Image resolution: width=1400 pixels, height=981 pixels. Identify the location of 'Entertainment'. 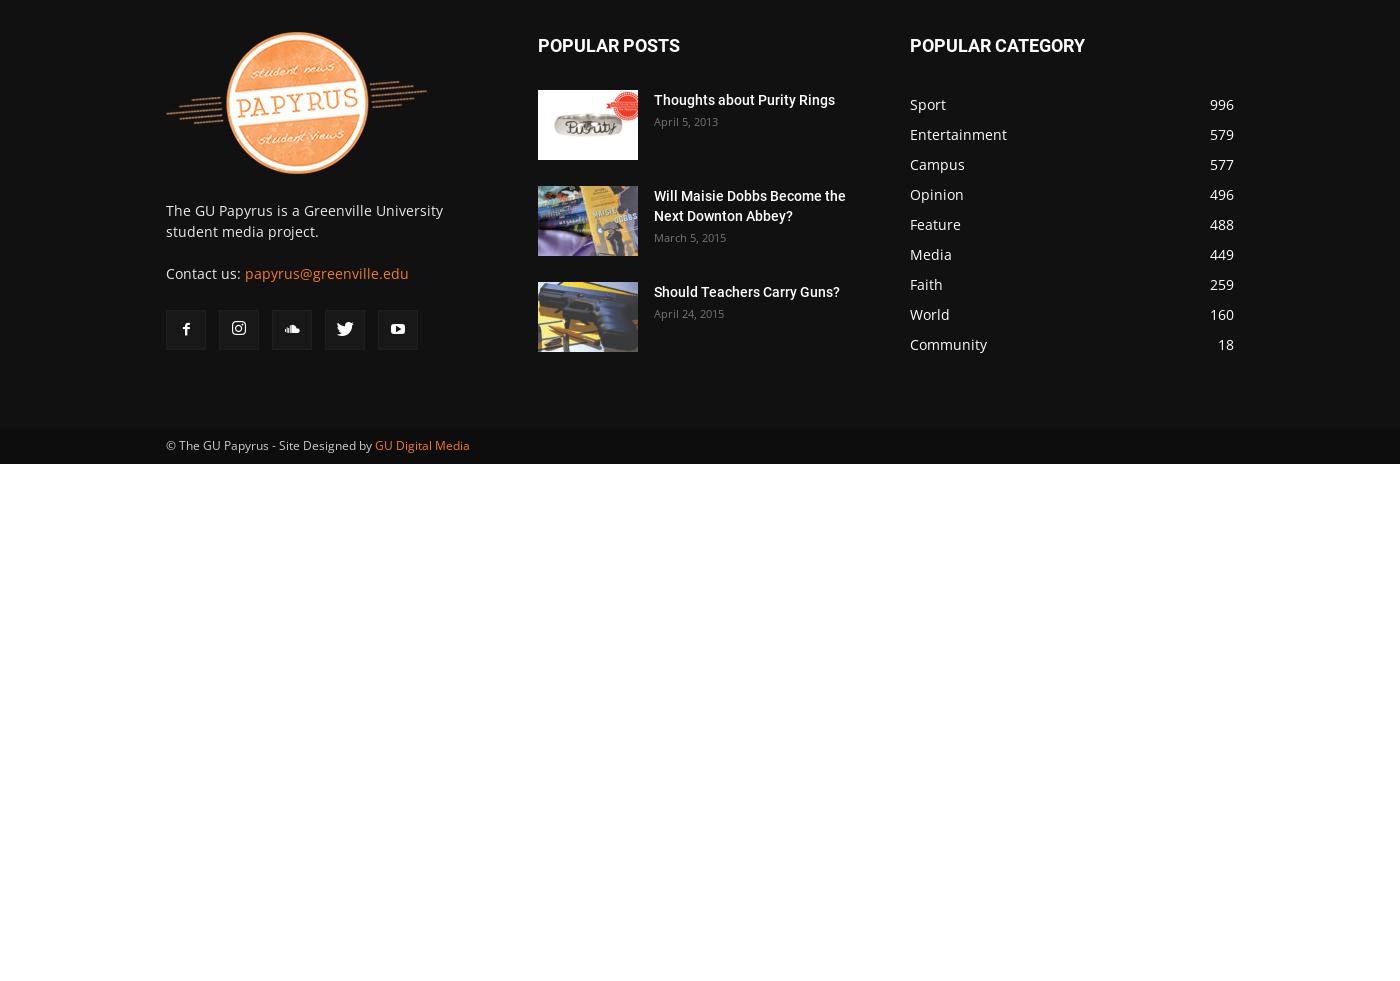
(958, 133).